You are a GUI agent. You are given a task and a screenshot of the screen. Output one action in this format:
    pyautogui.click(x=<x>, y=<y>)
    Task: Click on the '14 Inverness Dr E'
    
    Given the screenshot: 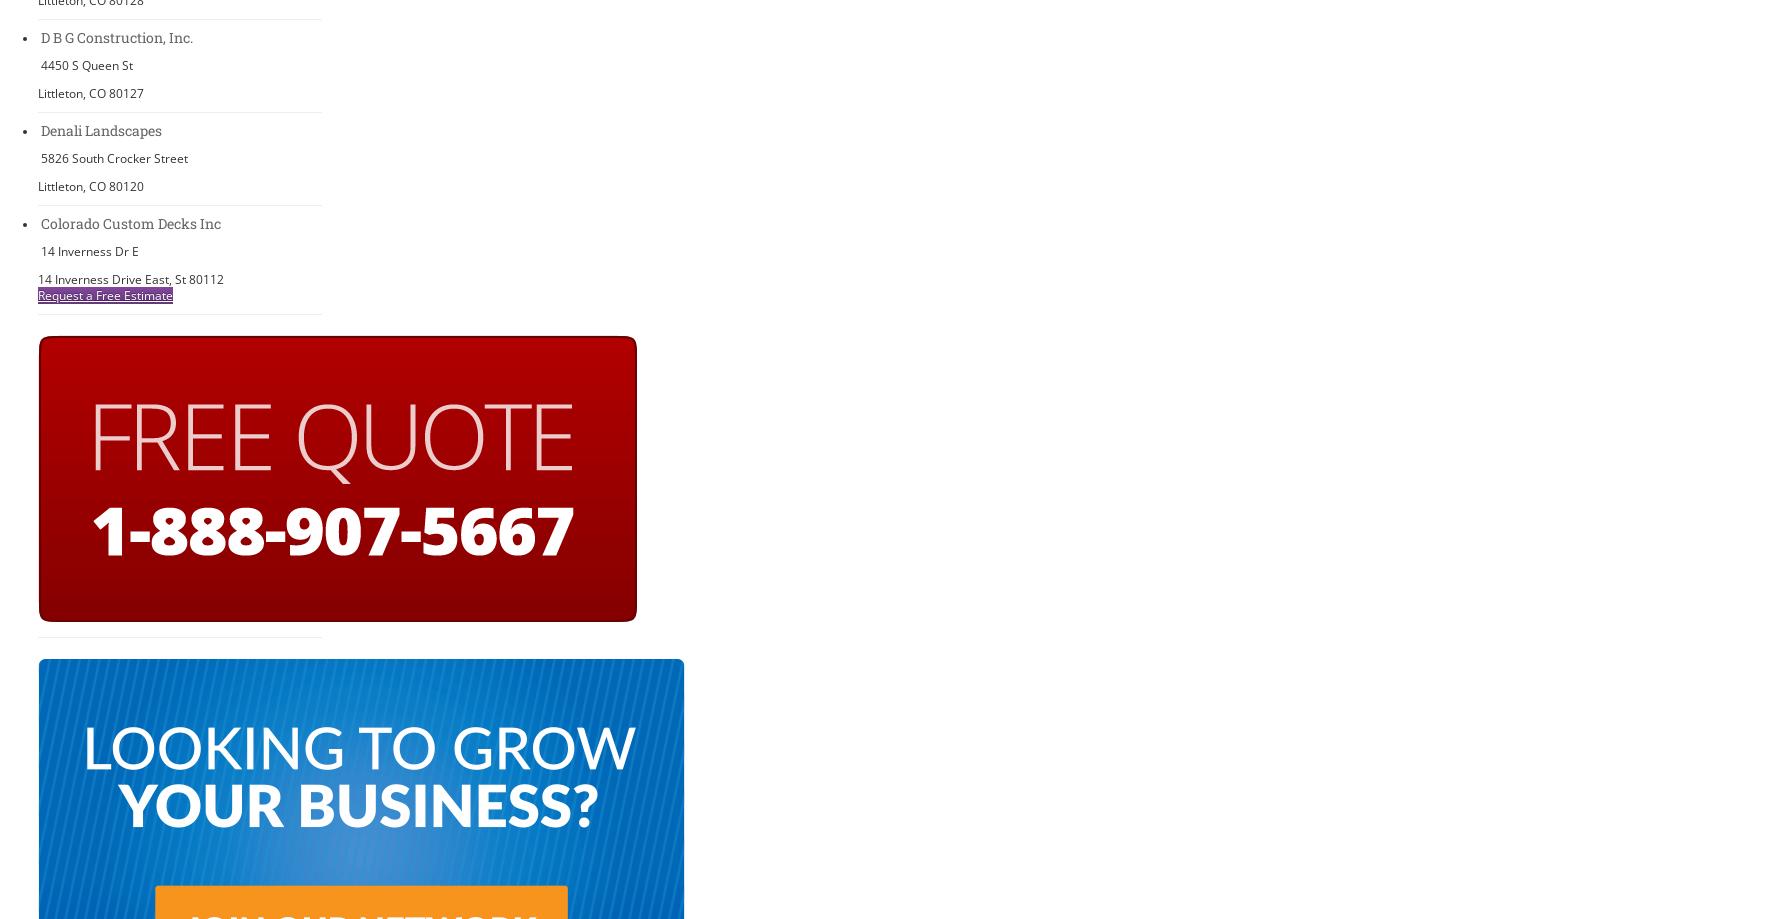 What is the action you would take?
    pyautogui.click(x=40, y=250)
    